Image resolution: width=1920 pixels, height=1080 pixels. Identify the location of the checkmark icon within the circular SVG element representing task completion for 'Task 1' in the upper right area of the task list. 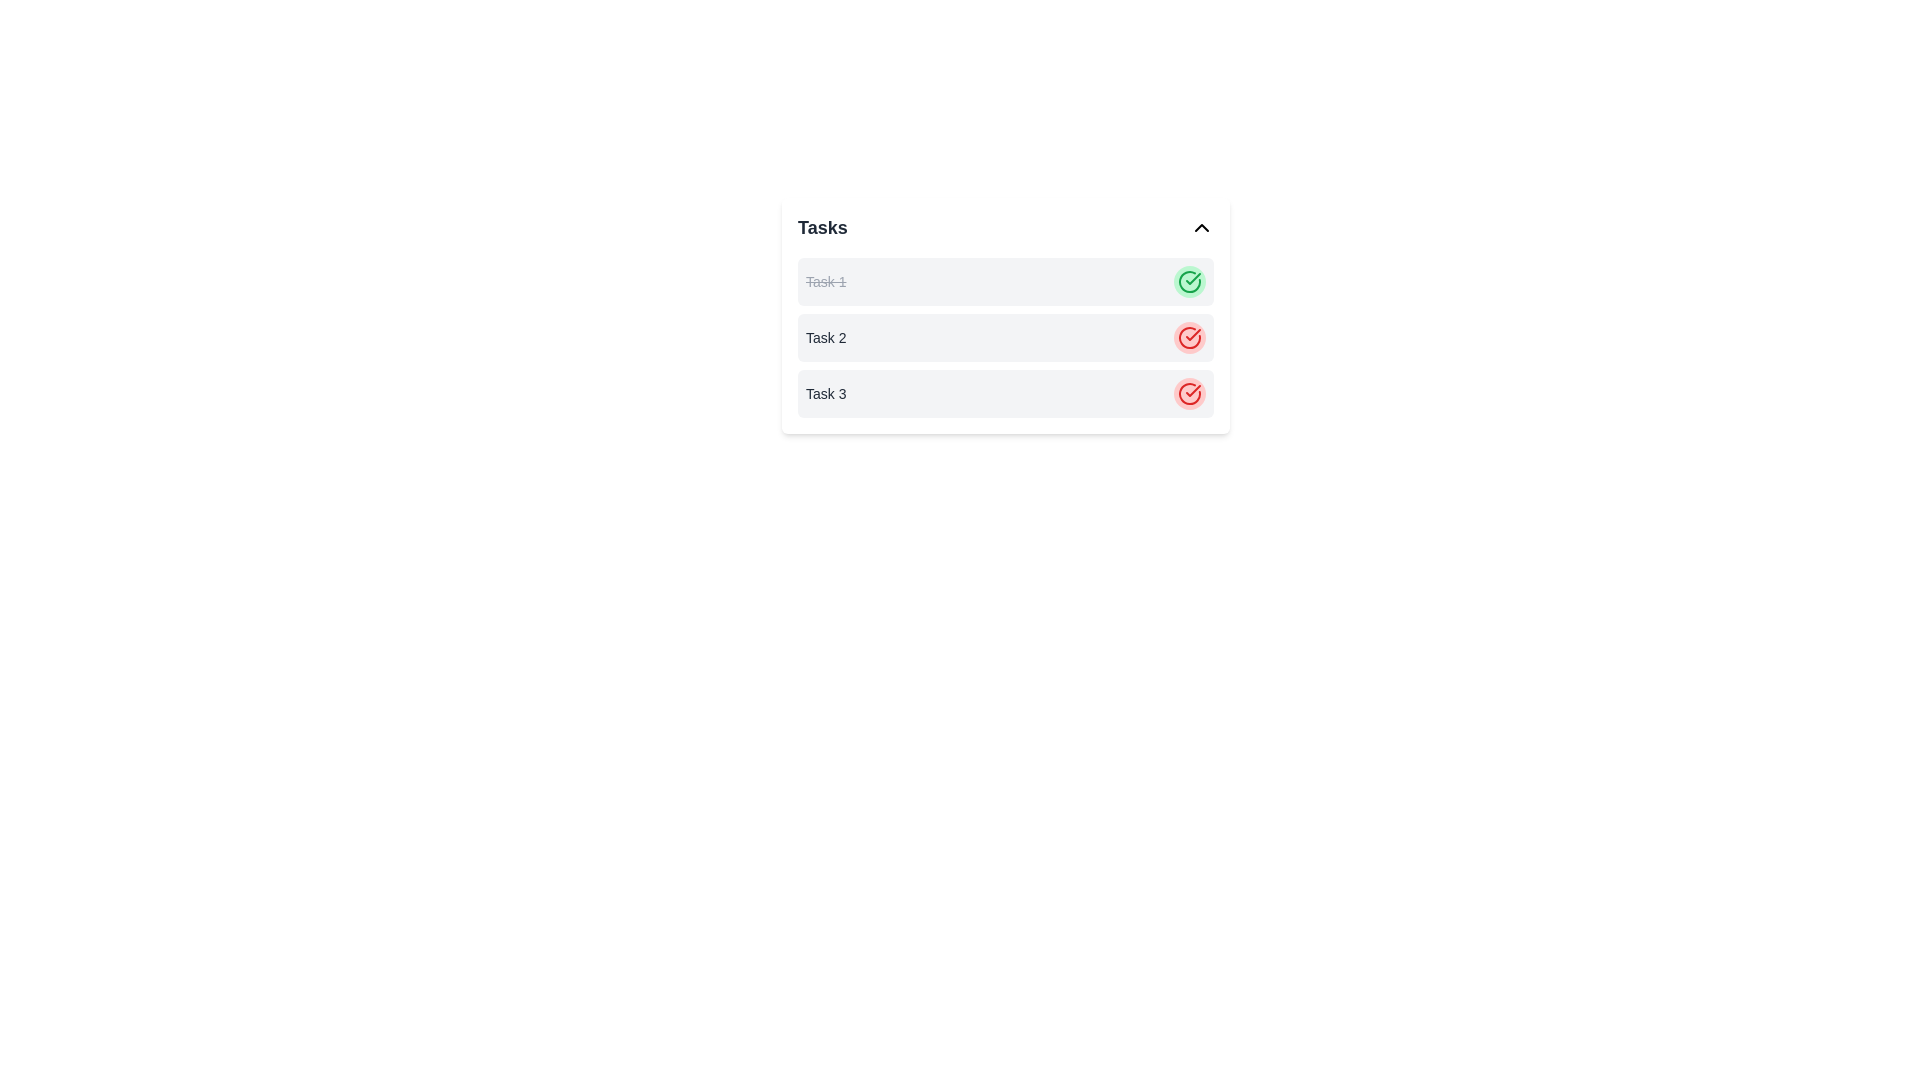
(1193, 278).